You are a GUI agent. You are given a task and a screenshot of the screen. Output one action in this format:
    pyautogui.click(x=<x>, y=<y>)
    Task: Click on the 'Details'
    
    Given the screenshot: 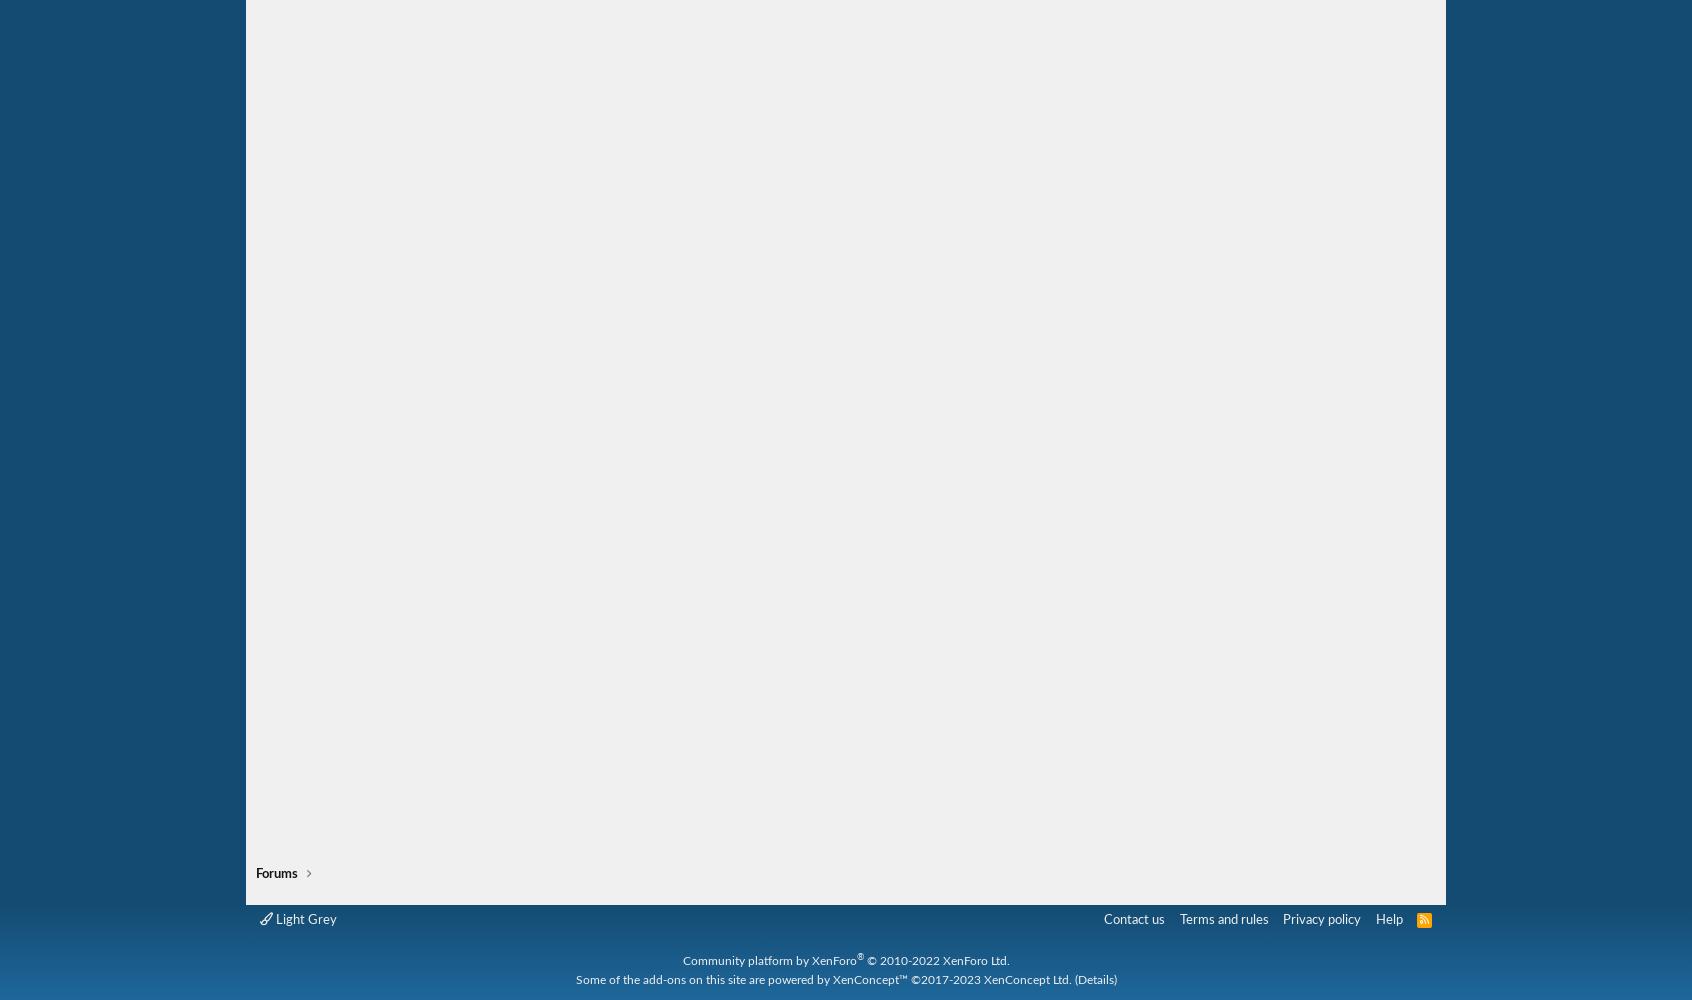 What is the action you would take?
    pyautogui.click(x=1076, y=978)
    